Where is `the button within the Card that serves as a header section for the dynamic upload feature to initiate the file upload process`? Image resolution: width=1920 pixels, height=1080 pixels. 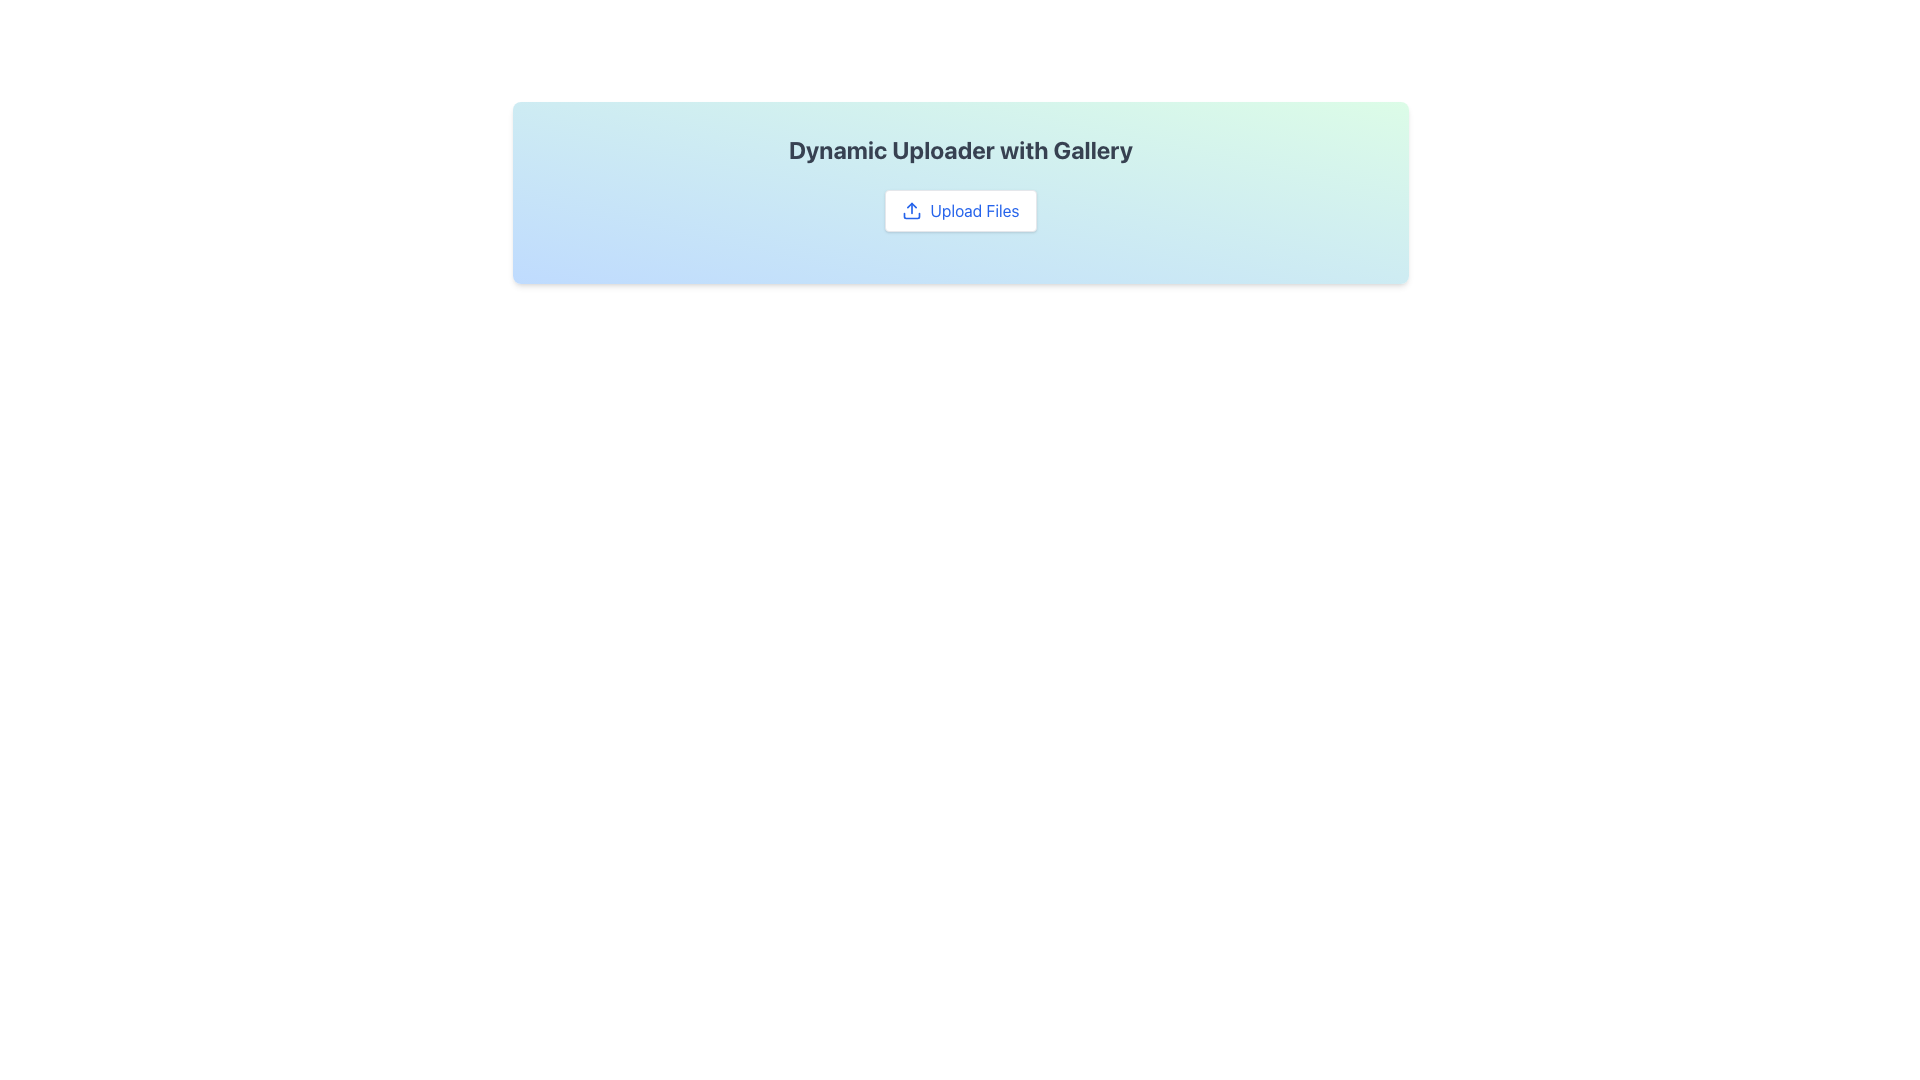 the button within the Card that serves as a header section for the dynamic upload feature to initiate the file upload process is located at coordinates (960, 192).